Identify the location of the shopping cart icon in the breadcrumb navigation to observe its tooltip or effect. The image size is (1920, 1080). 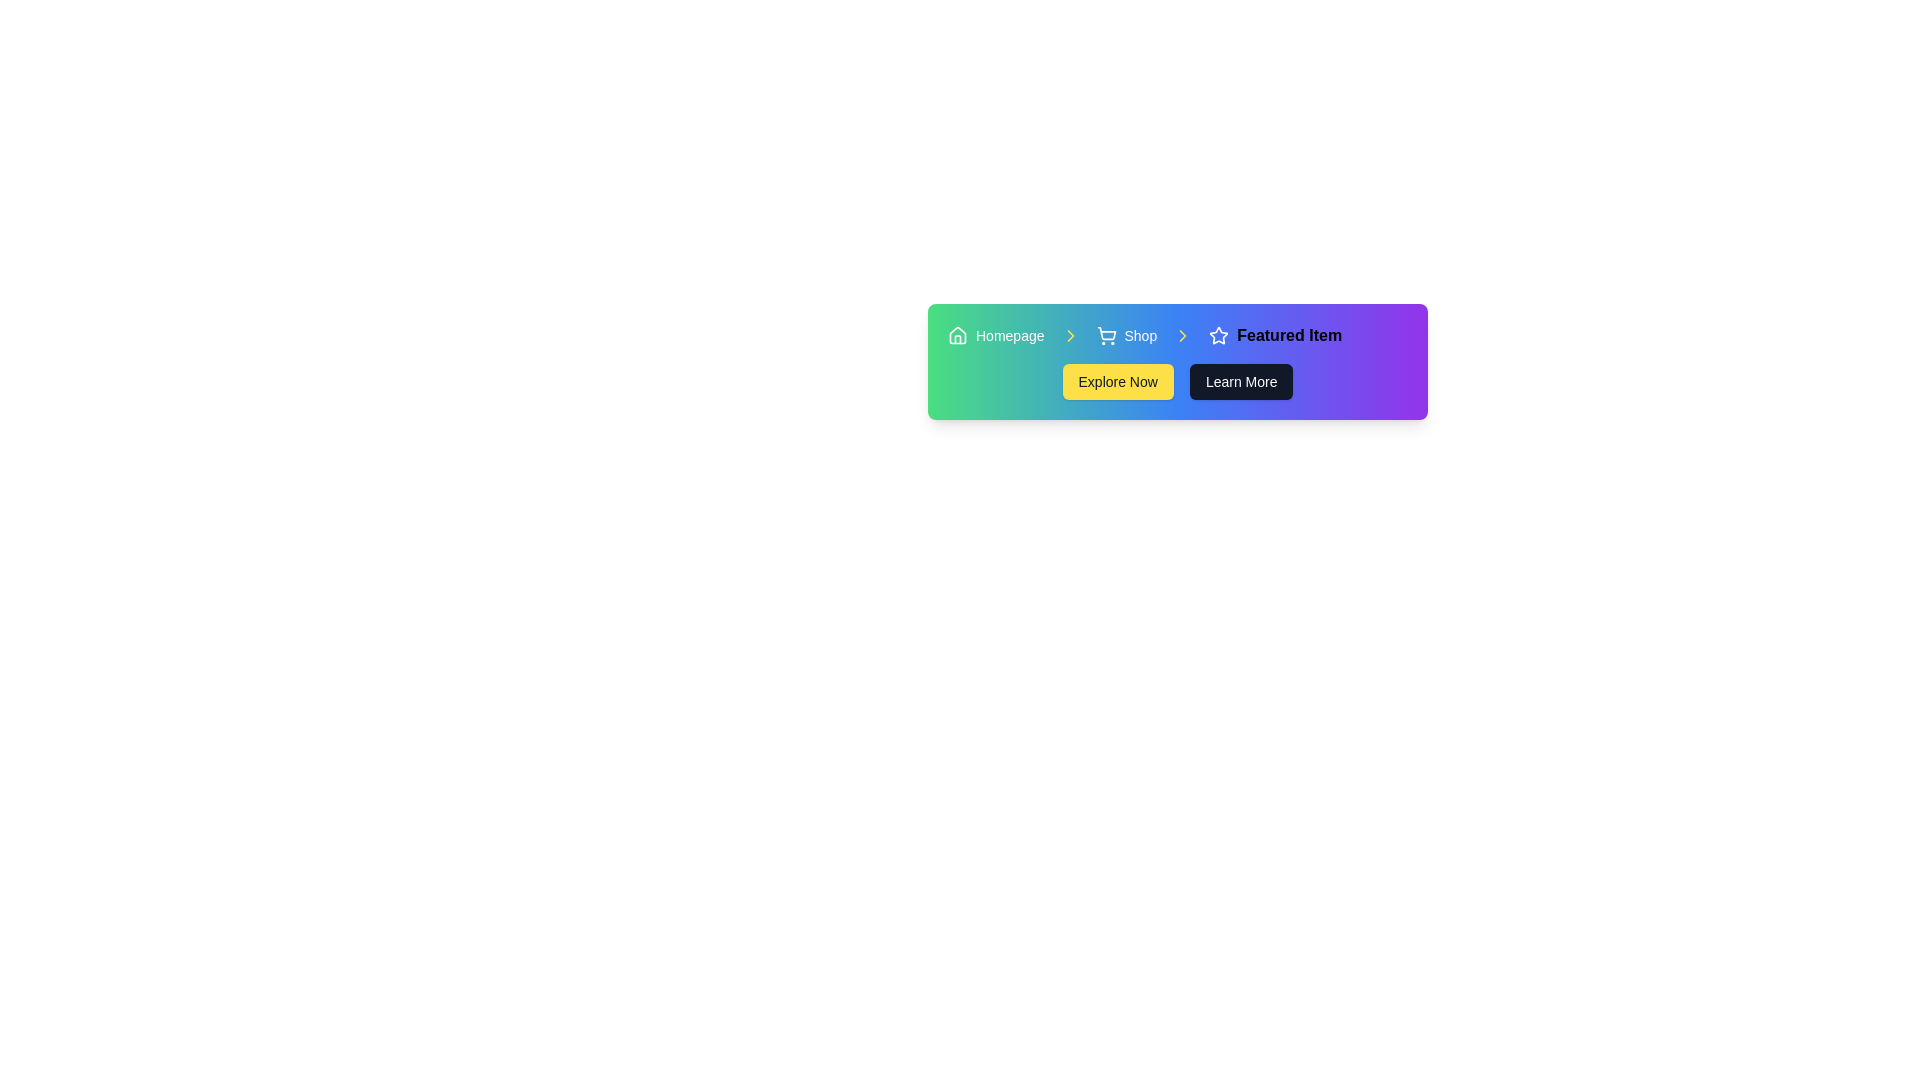
(1105, 332).